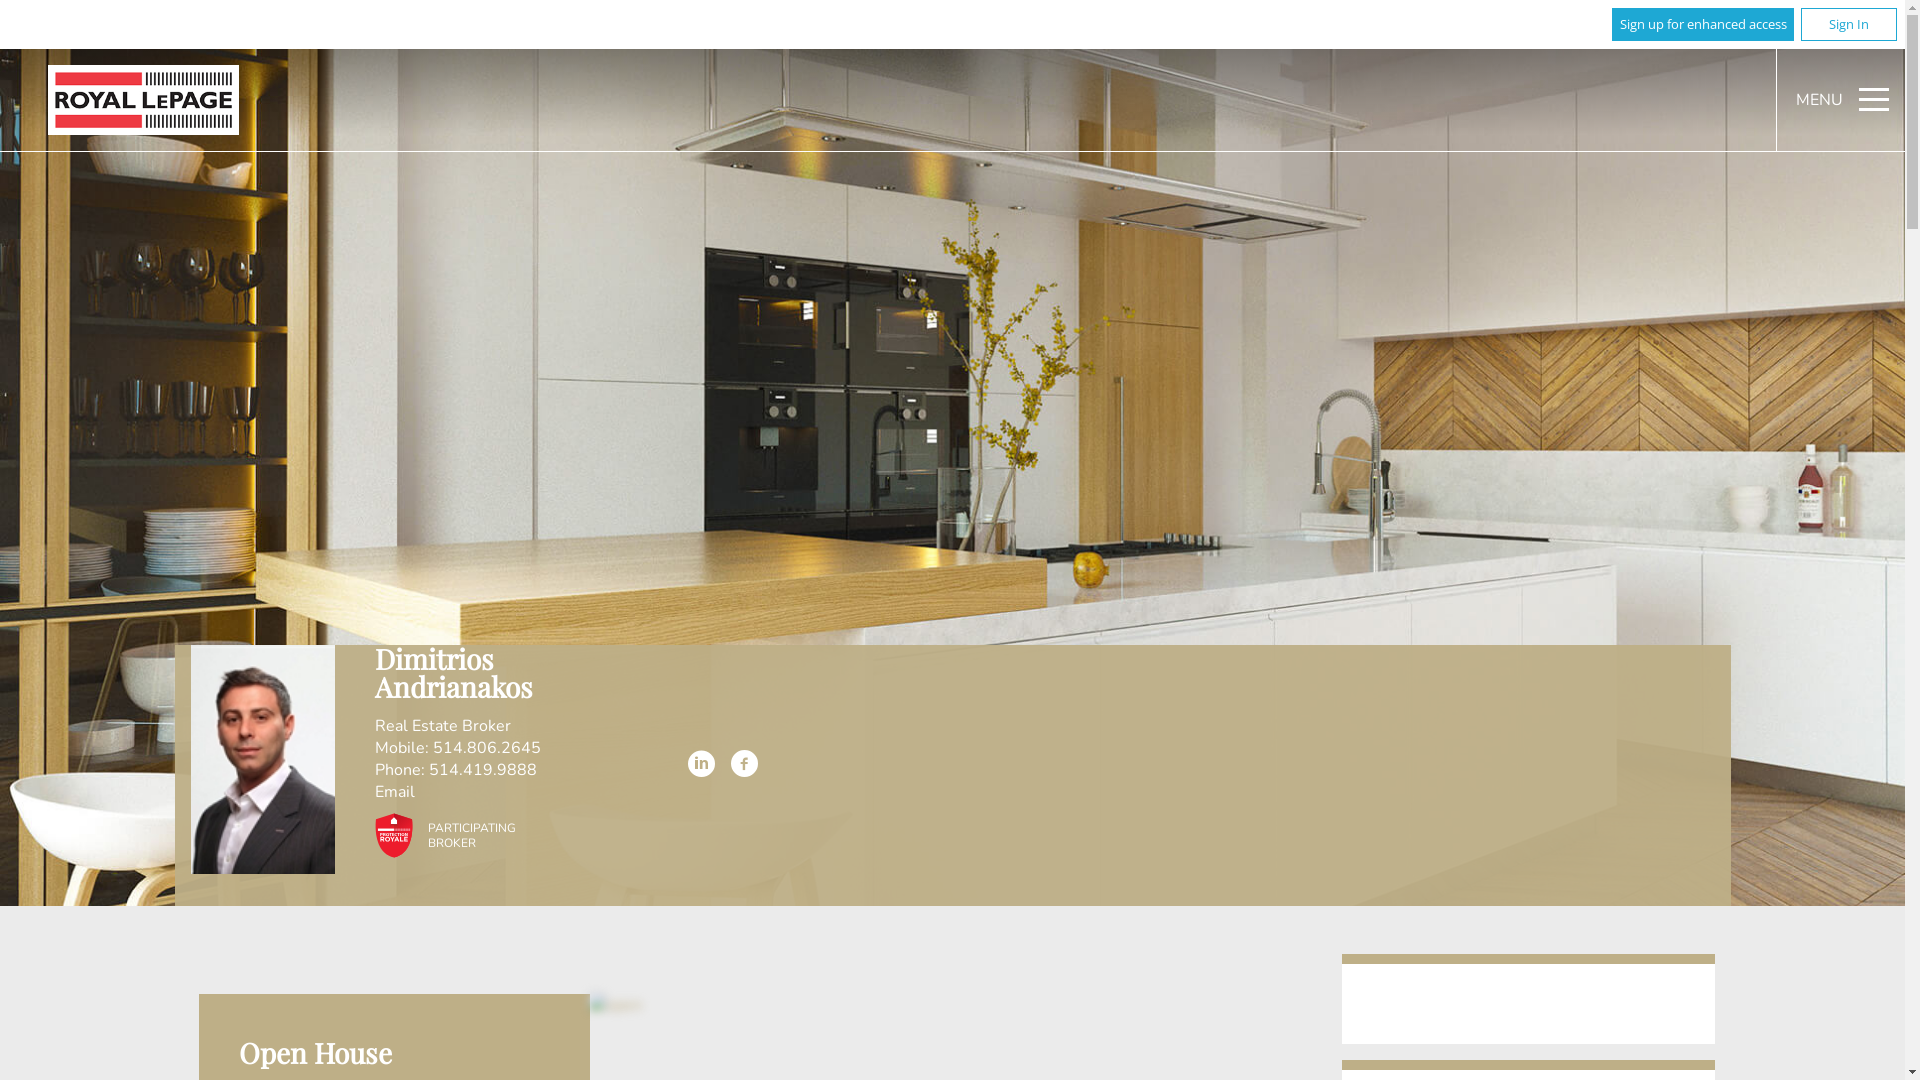  What do you see at coordinates (261, 759) in the screenshot?
I see `'Dimitrios Andrianakos'` at bounding box center [261, 759].